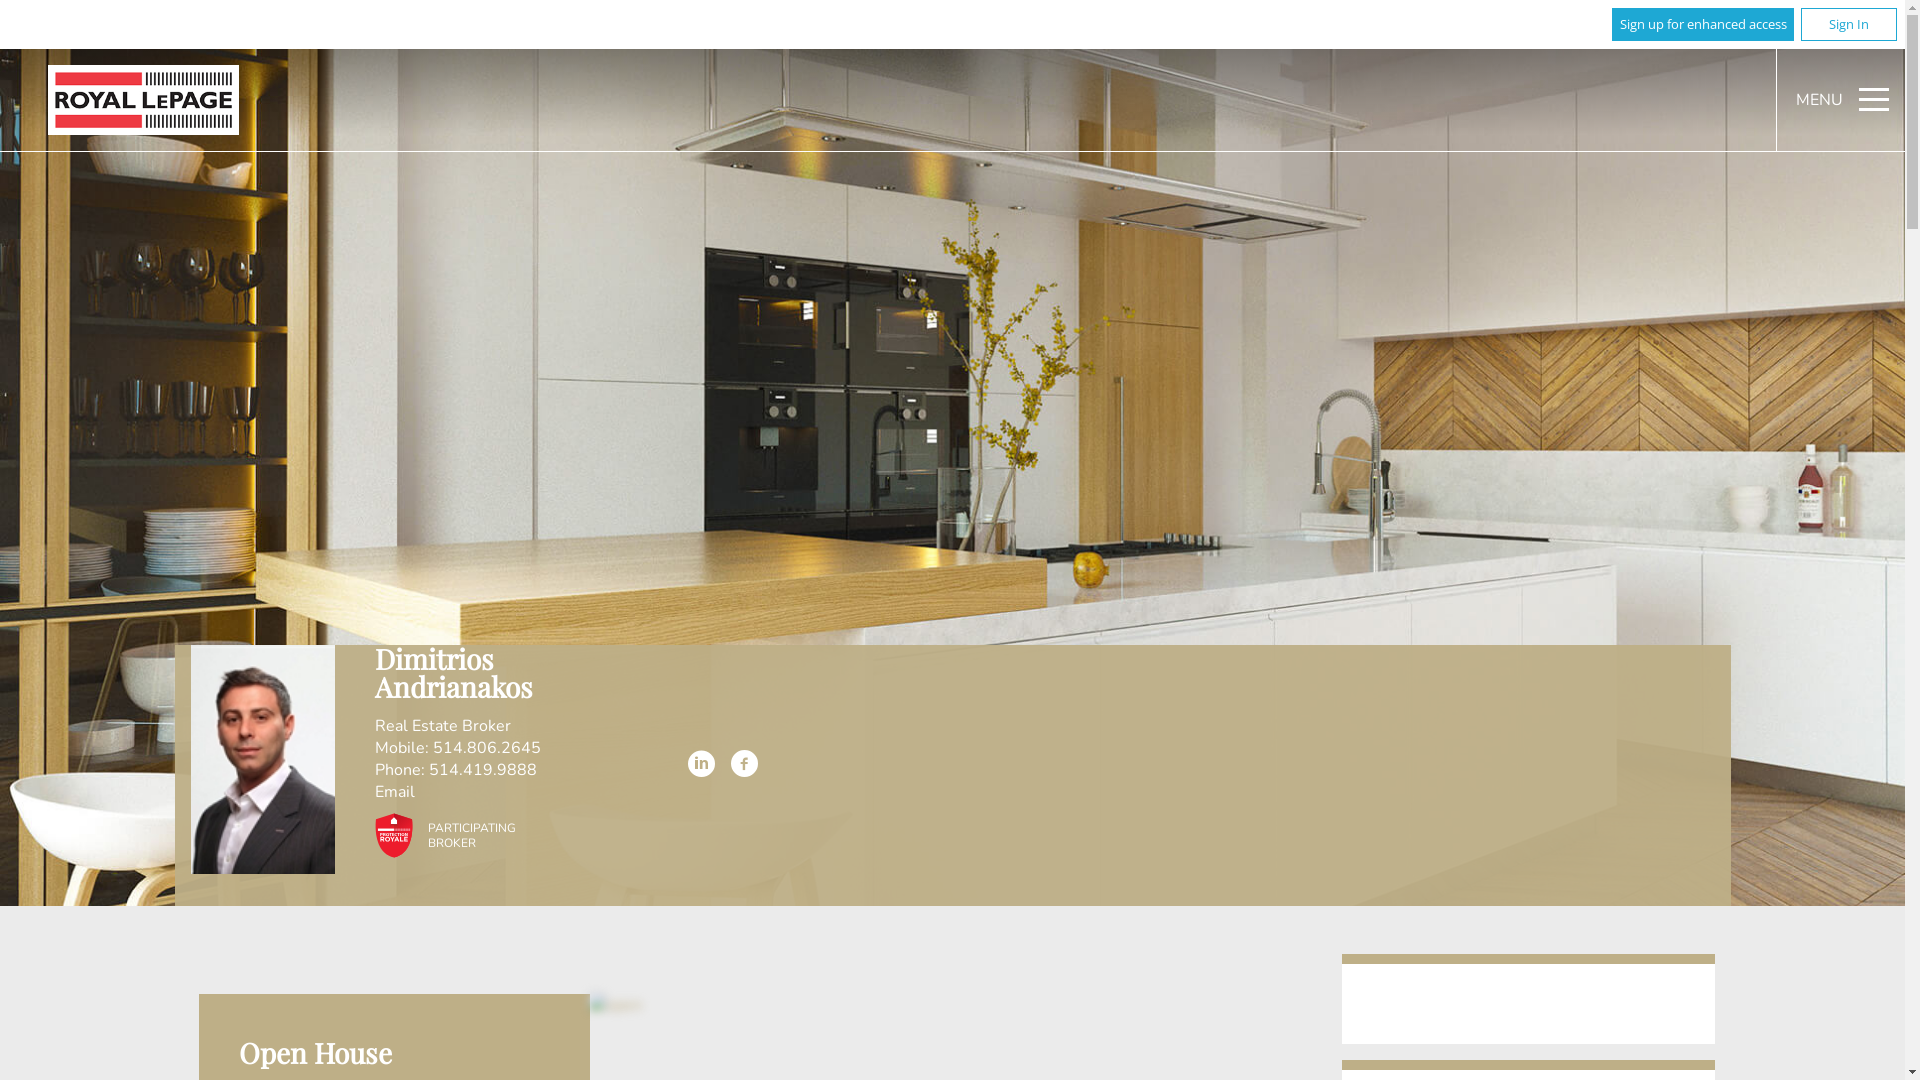  What do you see at coordinates (261, 759) in the screenshot?
I see `'Dimitrios Andrianakos'` at bounding box center [261, 759].